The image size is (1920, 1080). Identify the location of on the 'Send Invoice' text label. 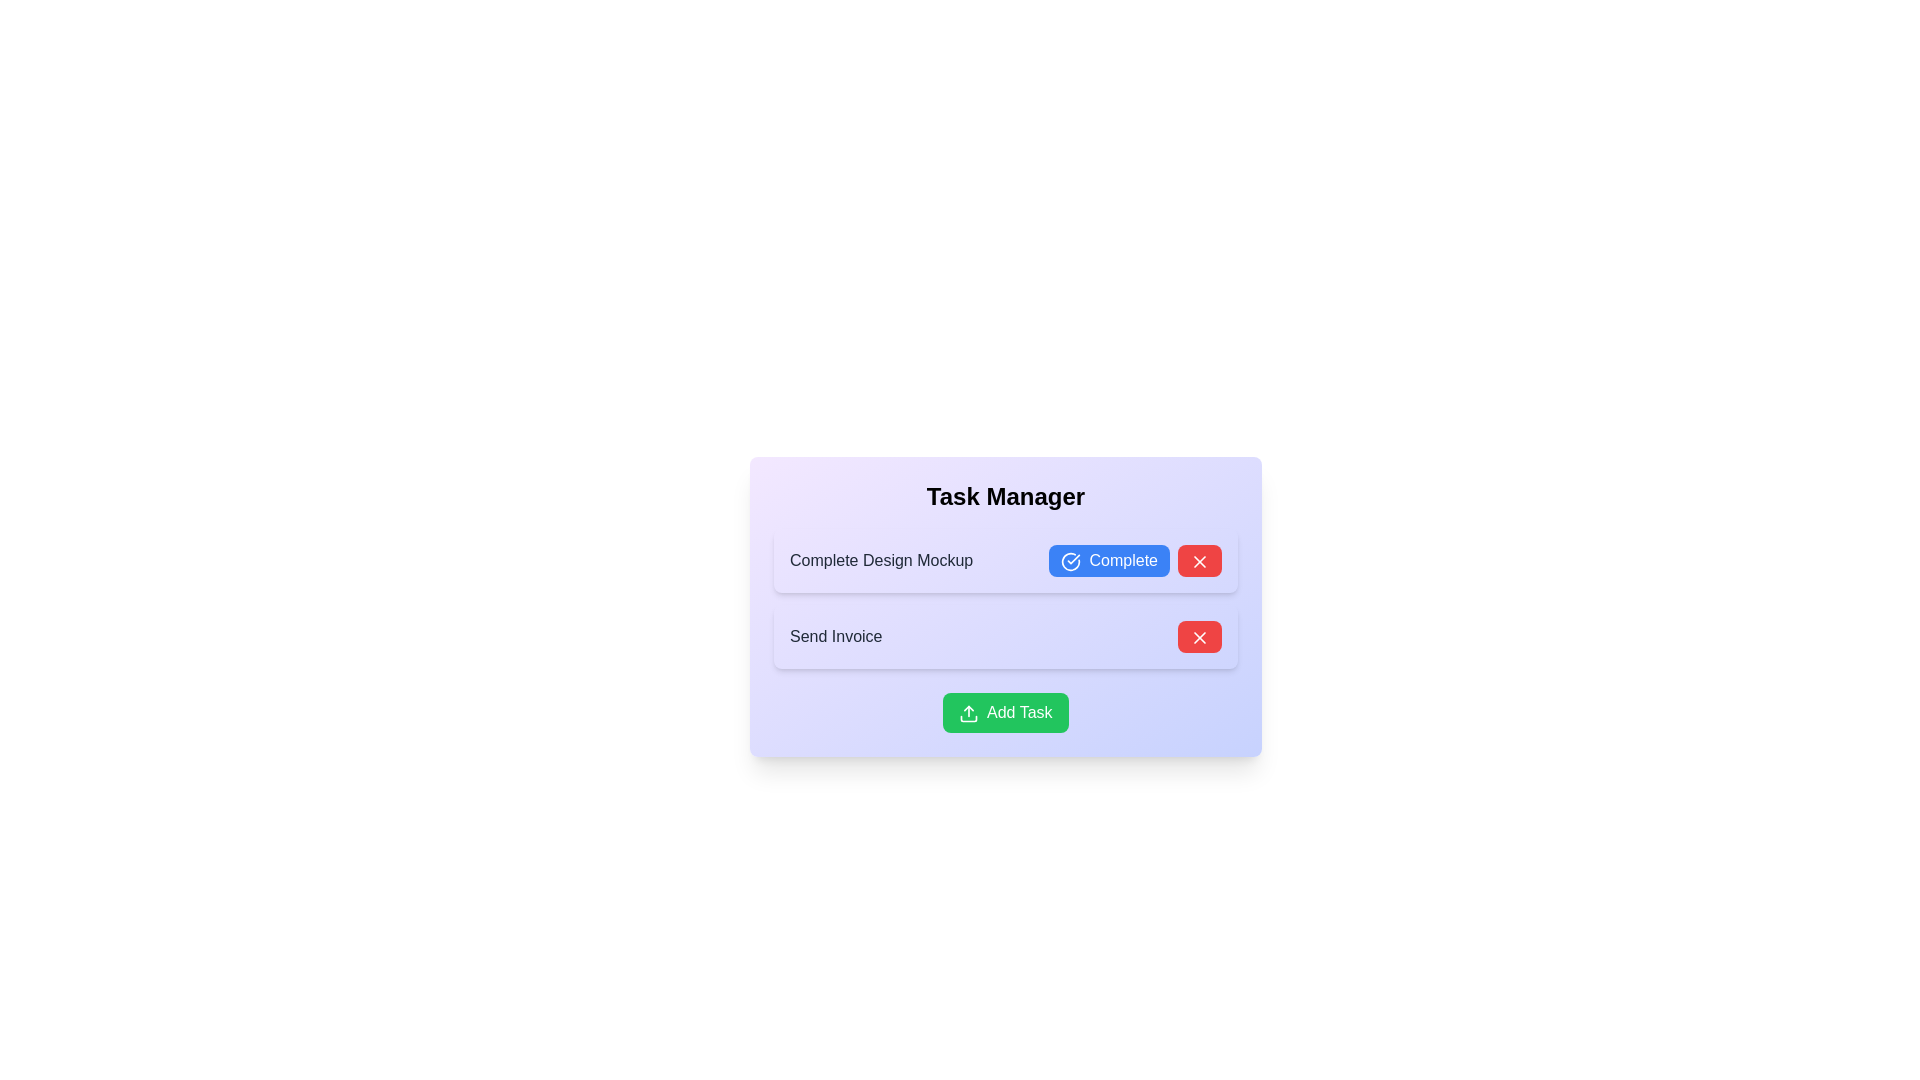
(836, 636).